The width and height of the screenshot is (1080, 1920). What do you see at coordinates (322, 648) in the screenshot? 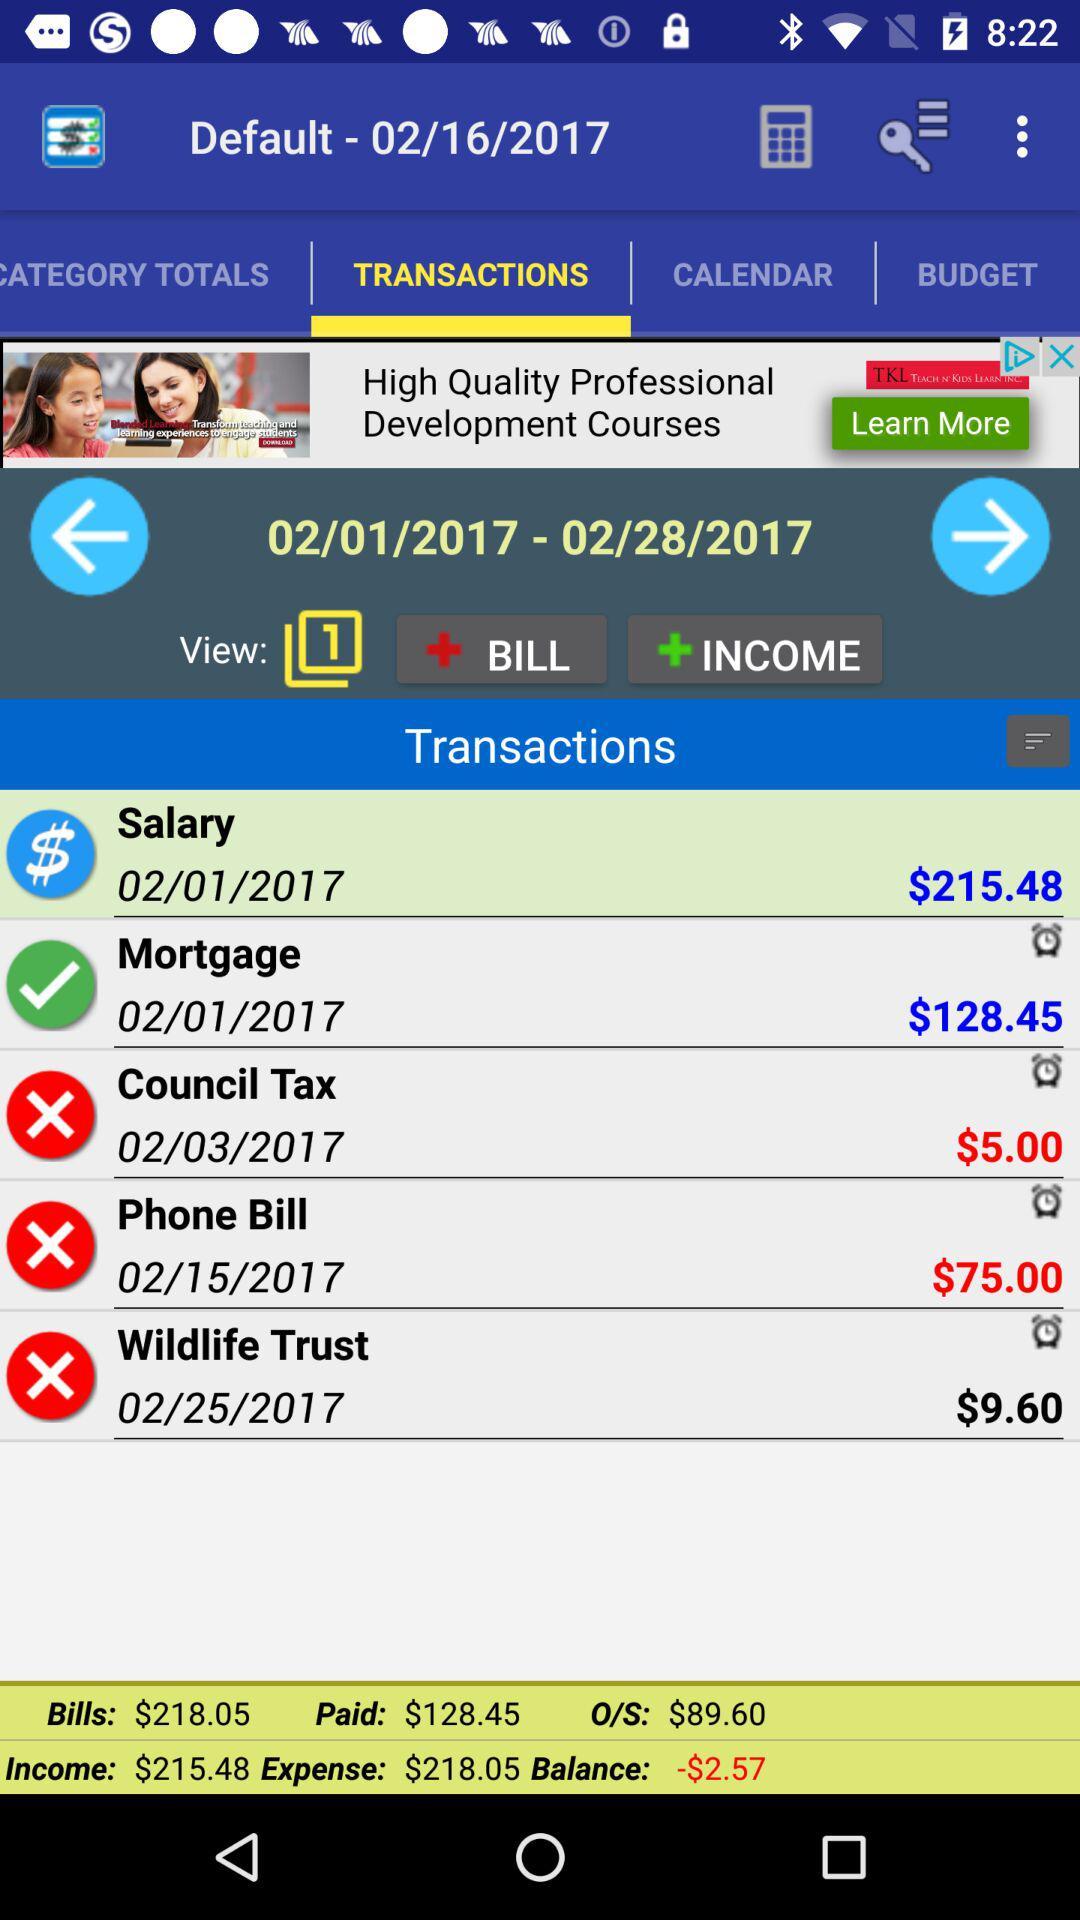
I see `notification` at bounding box center [322, 648].